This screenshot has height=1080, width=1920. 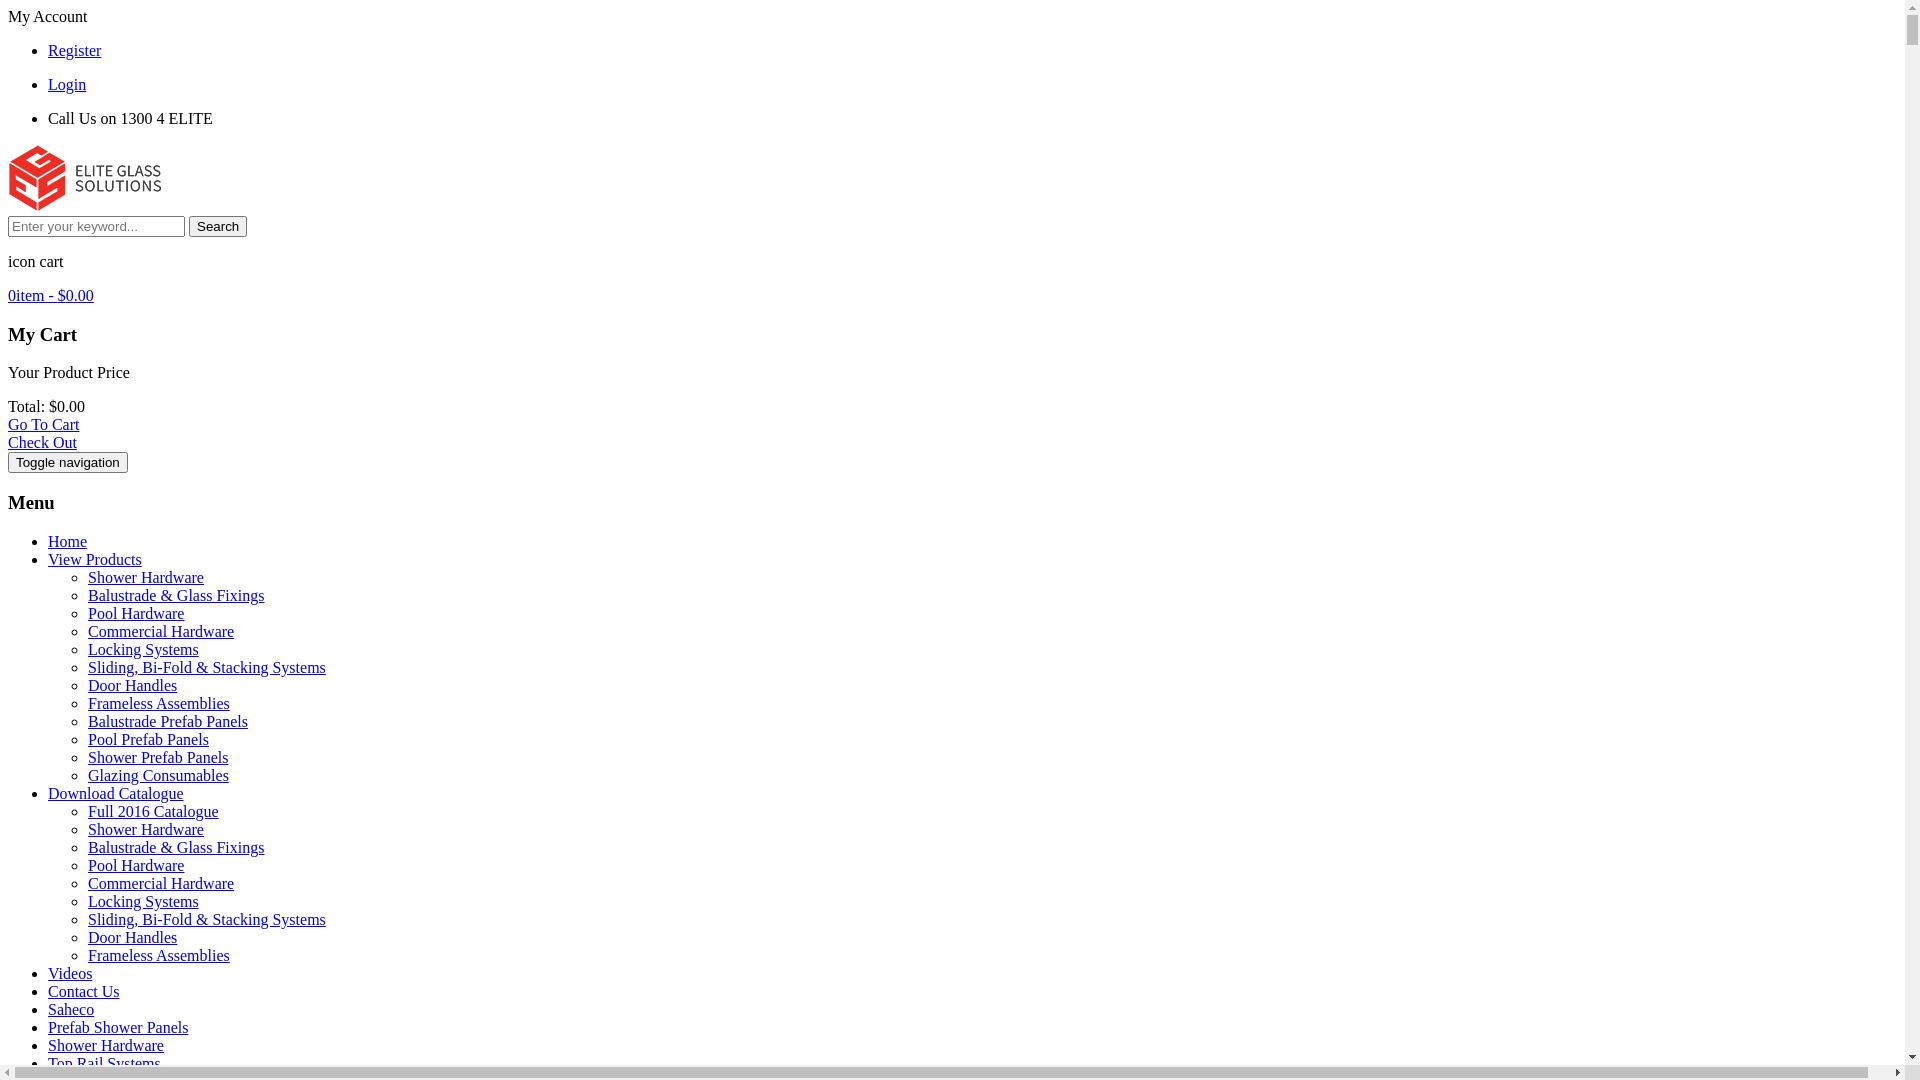 I want to click on 'Home', so click(x=67, y=541).